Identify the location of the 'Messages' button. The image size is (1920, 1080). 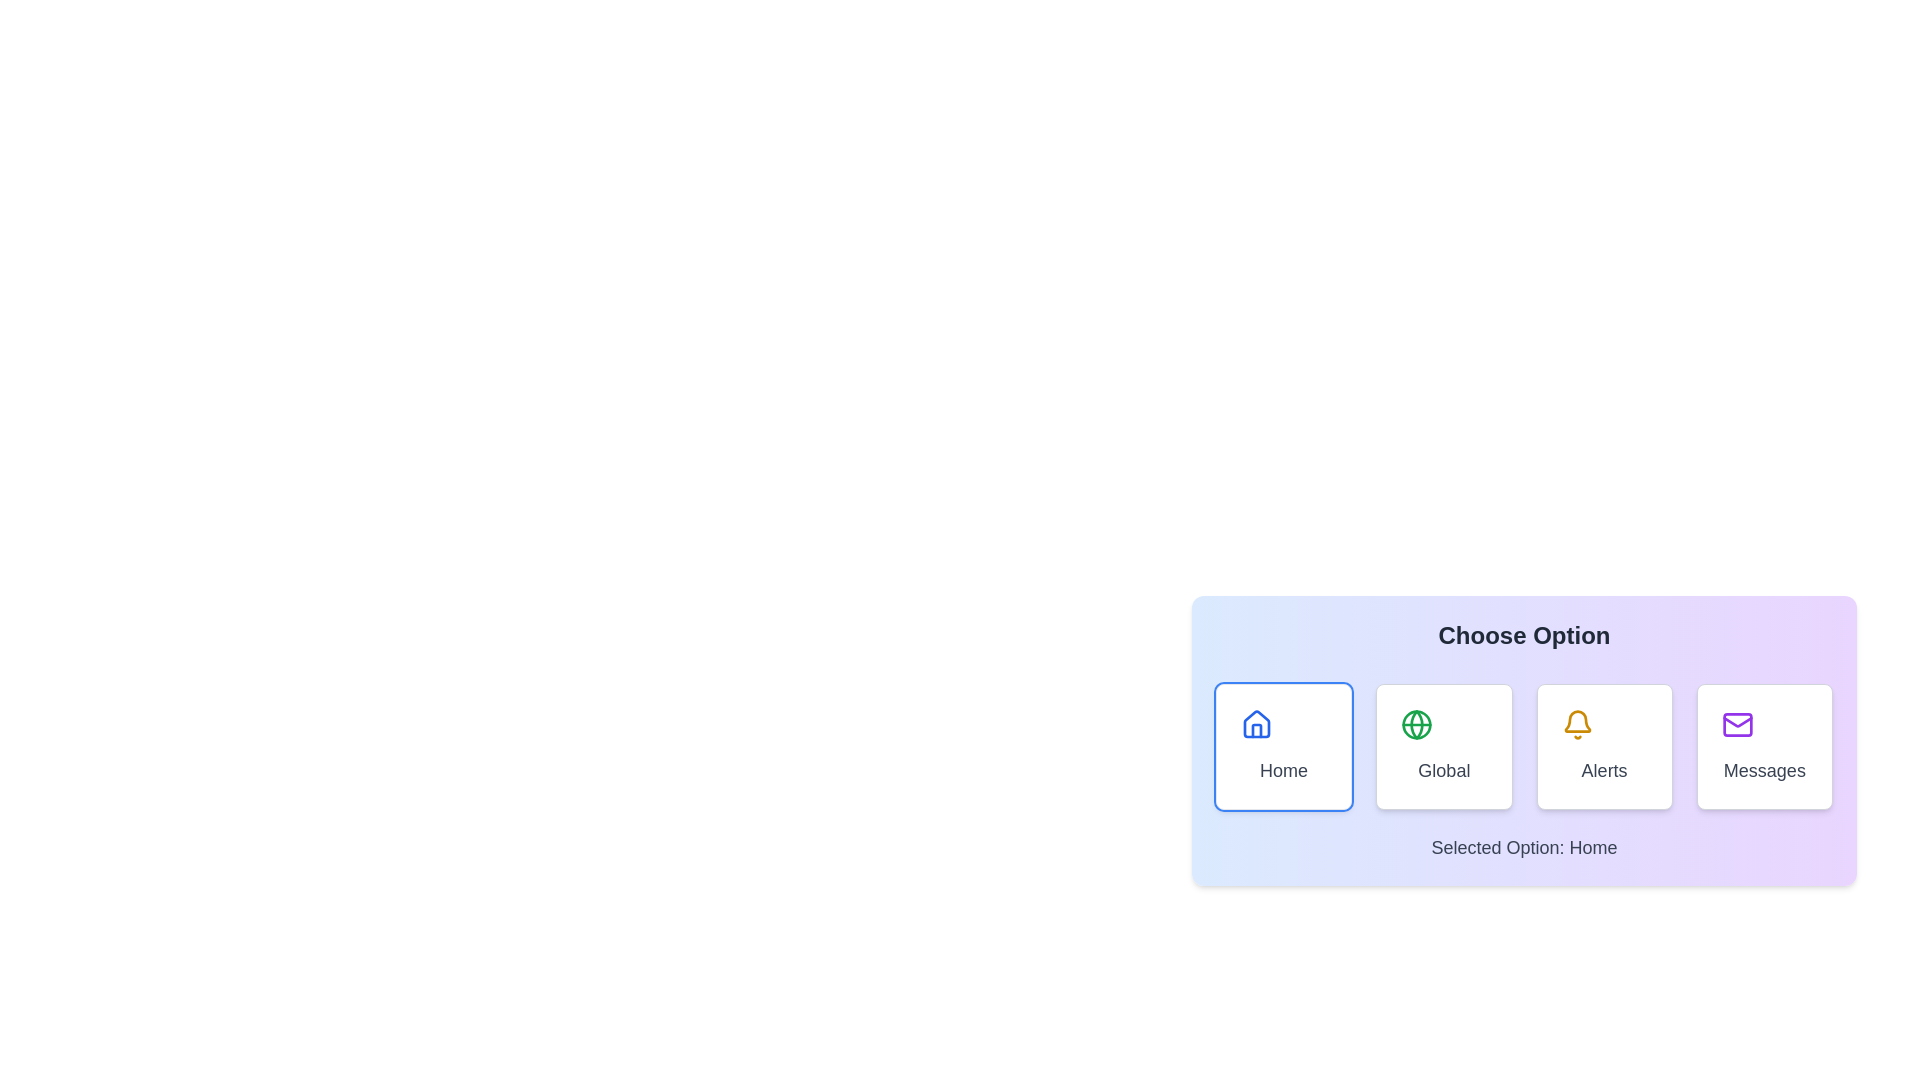
(1764, 747).